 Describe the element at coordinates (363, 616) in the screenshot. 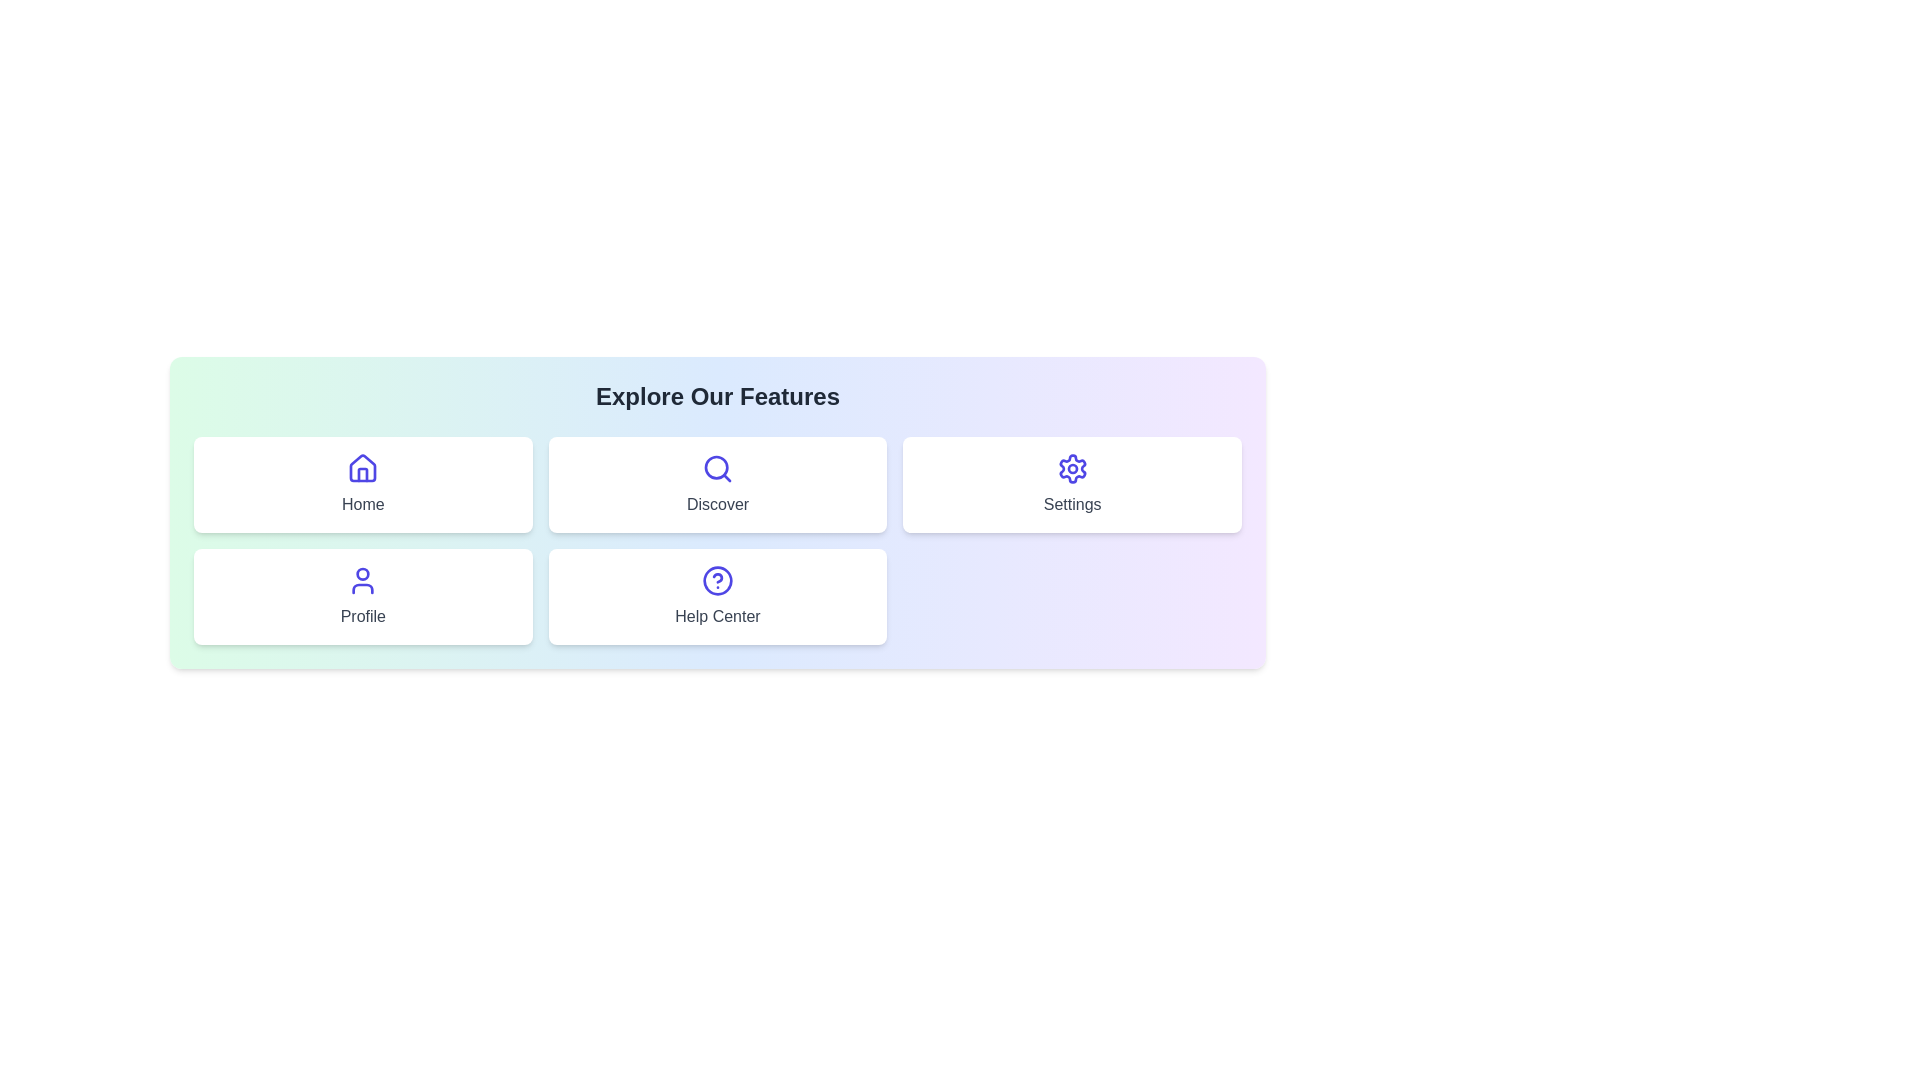

I see `the 'Profile' text label, which is styled in a medium-sized gray font and located below a user silhouette icon in the second row of the grid layout` at that location.